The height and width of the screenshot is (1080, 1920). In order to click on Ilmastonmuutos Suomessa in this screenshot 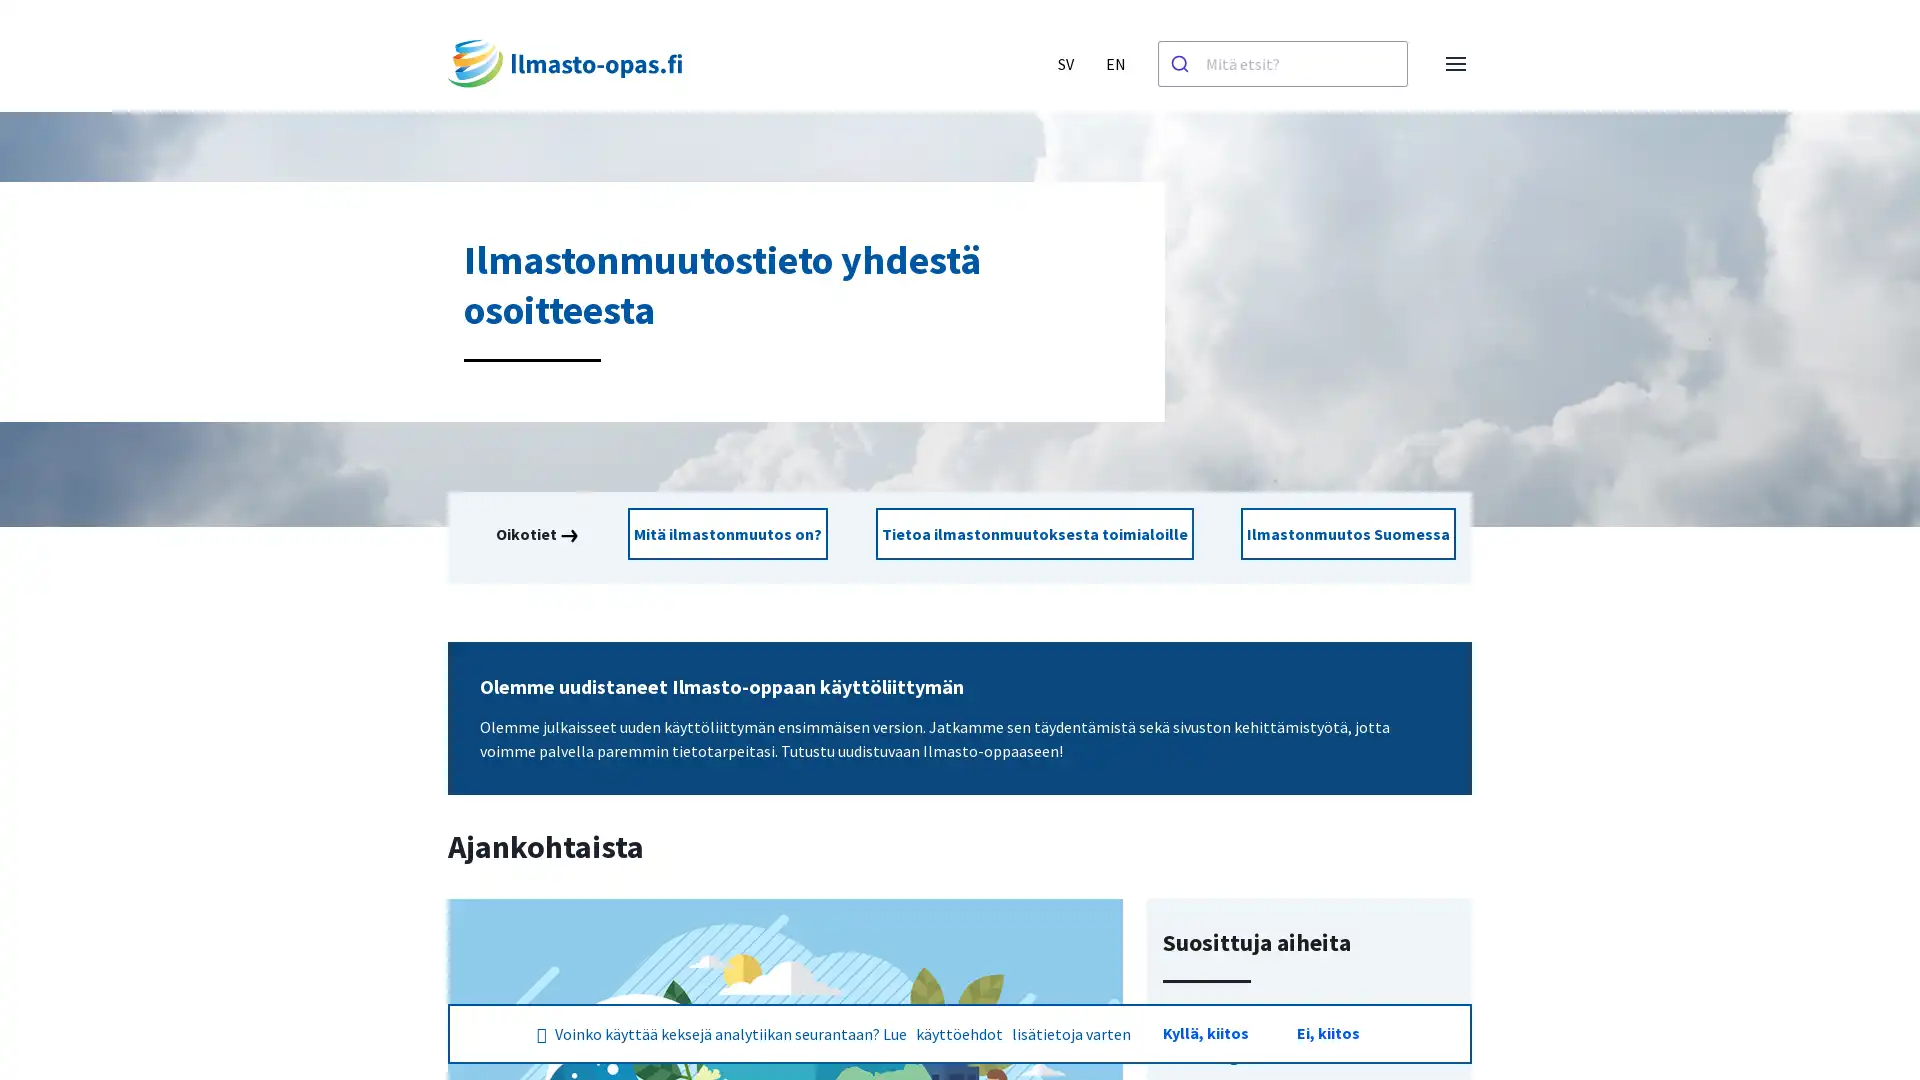, I will do `click(1337, 534)`.